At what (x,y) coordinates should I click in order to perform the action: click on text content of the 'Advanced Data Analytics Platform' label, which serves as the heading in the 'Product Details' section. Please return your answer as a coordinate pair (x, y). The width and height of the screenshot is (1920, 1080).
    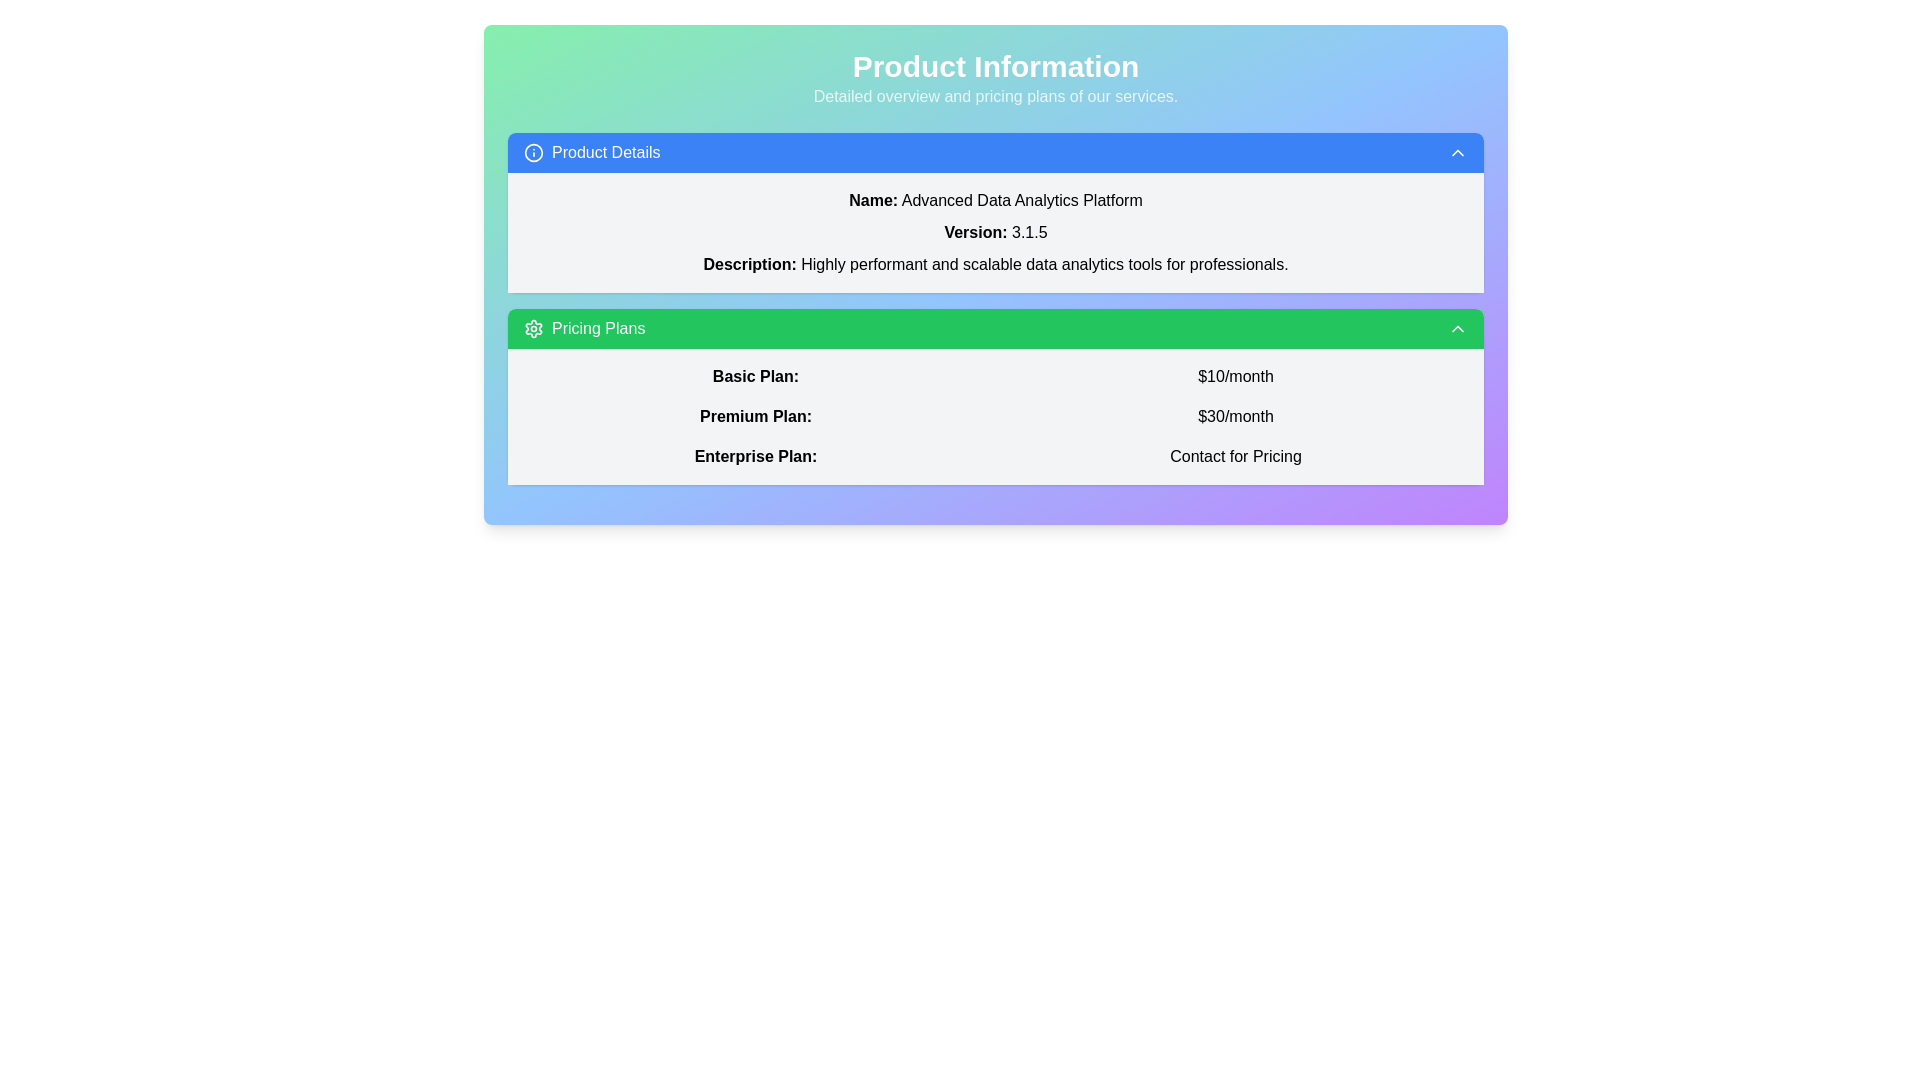
    Looking at the image, I should click on (873, 200).